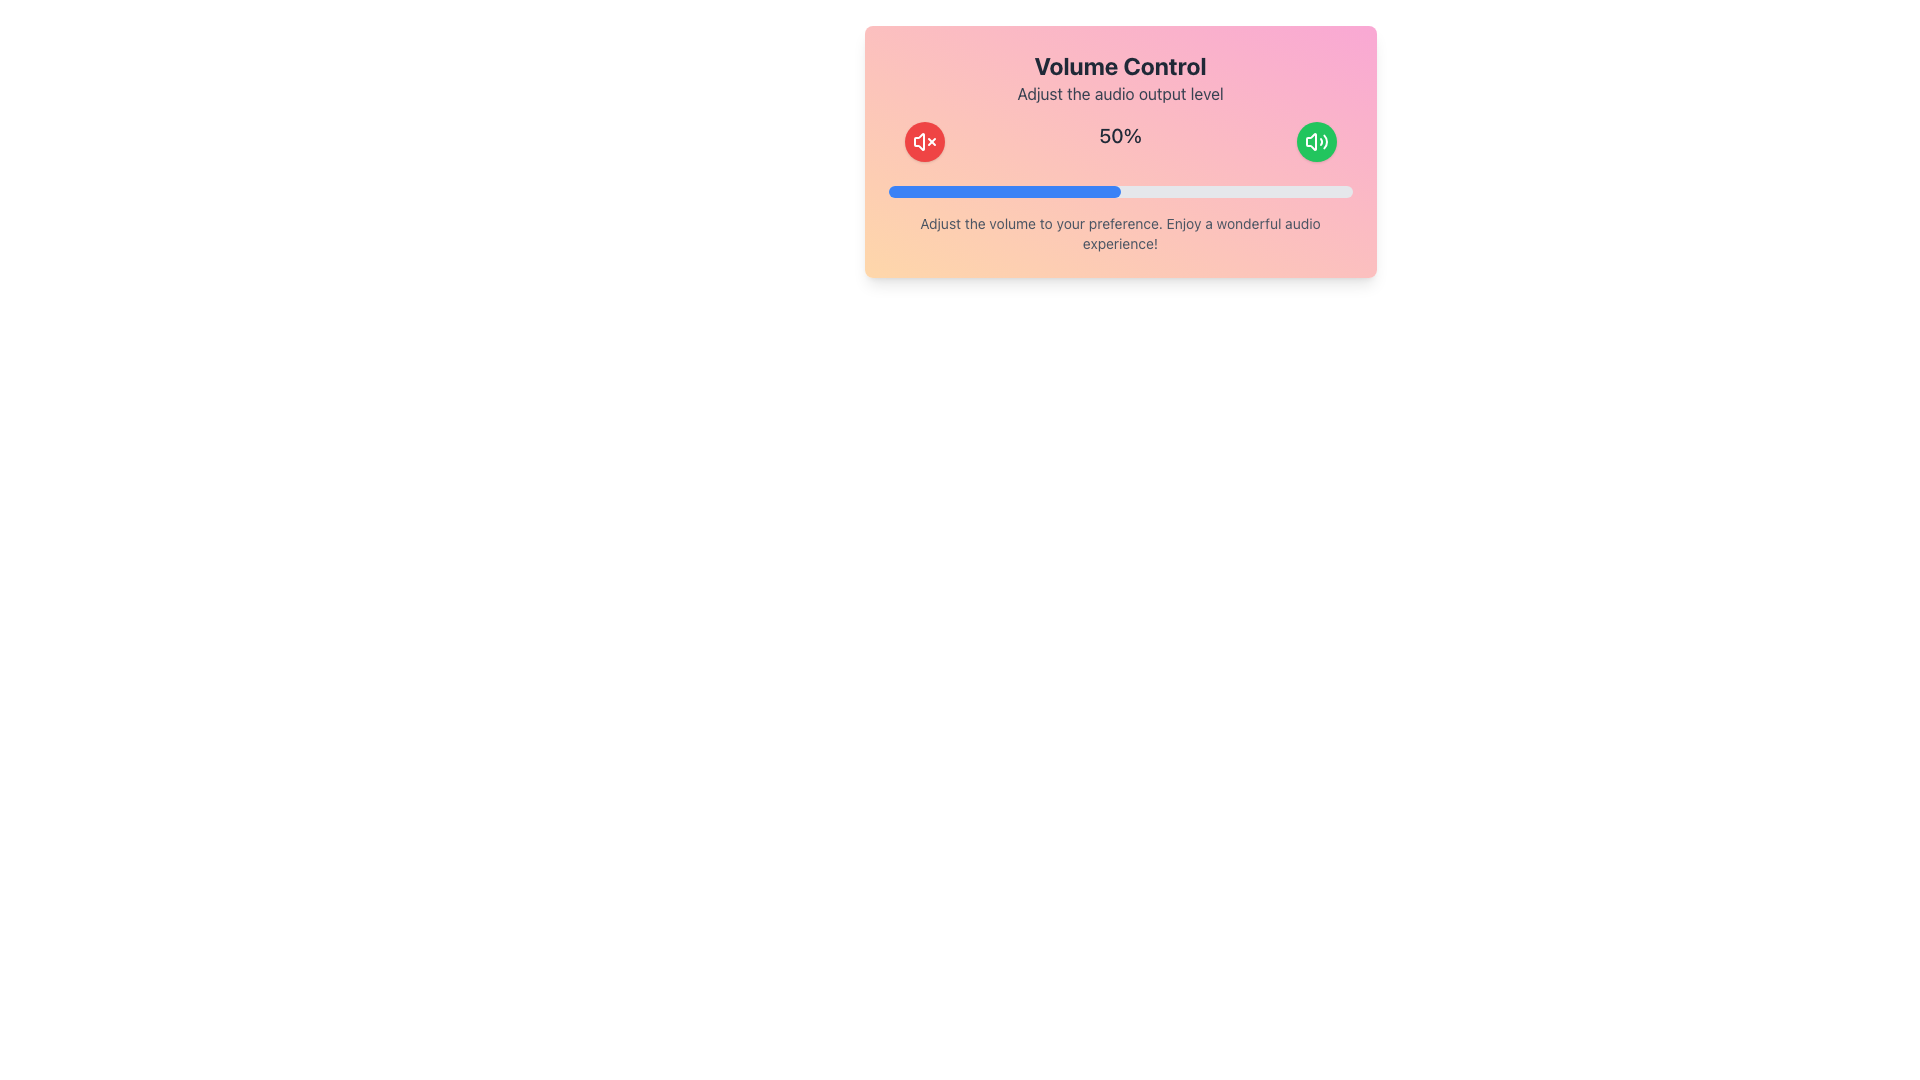 Image resolution: width=1920 pixels, height=1080 pixels. What do you see at coordinates (1221, 192) in the screenshot?
I see `the volume` at bounding box center [1221, 192].